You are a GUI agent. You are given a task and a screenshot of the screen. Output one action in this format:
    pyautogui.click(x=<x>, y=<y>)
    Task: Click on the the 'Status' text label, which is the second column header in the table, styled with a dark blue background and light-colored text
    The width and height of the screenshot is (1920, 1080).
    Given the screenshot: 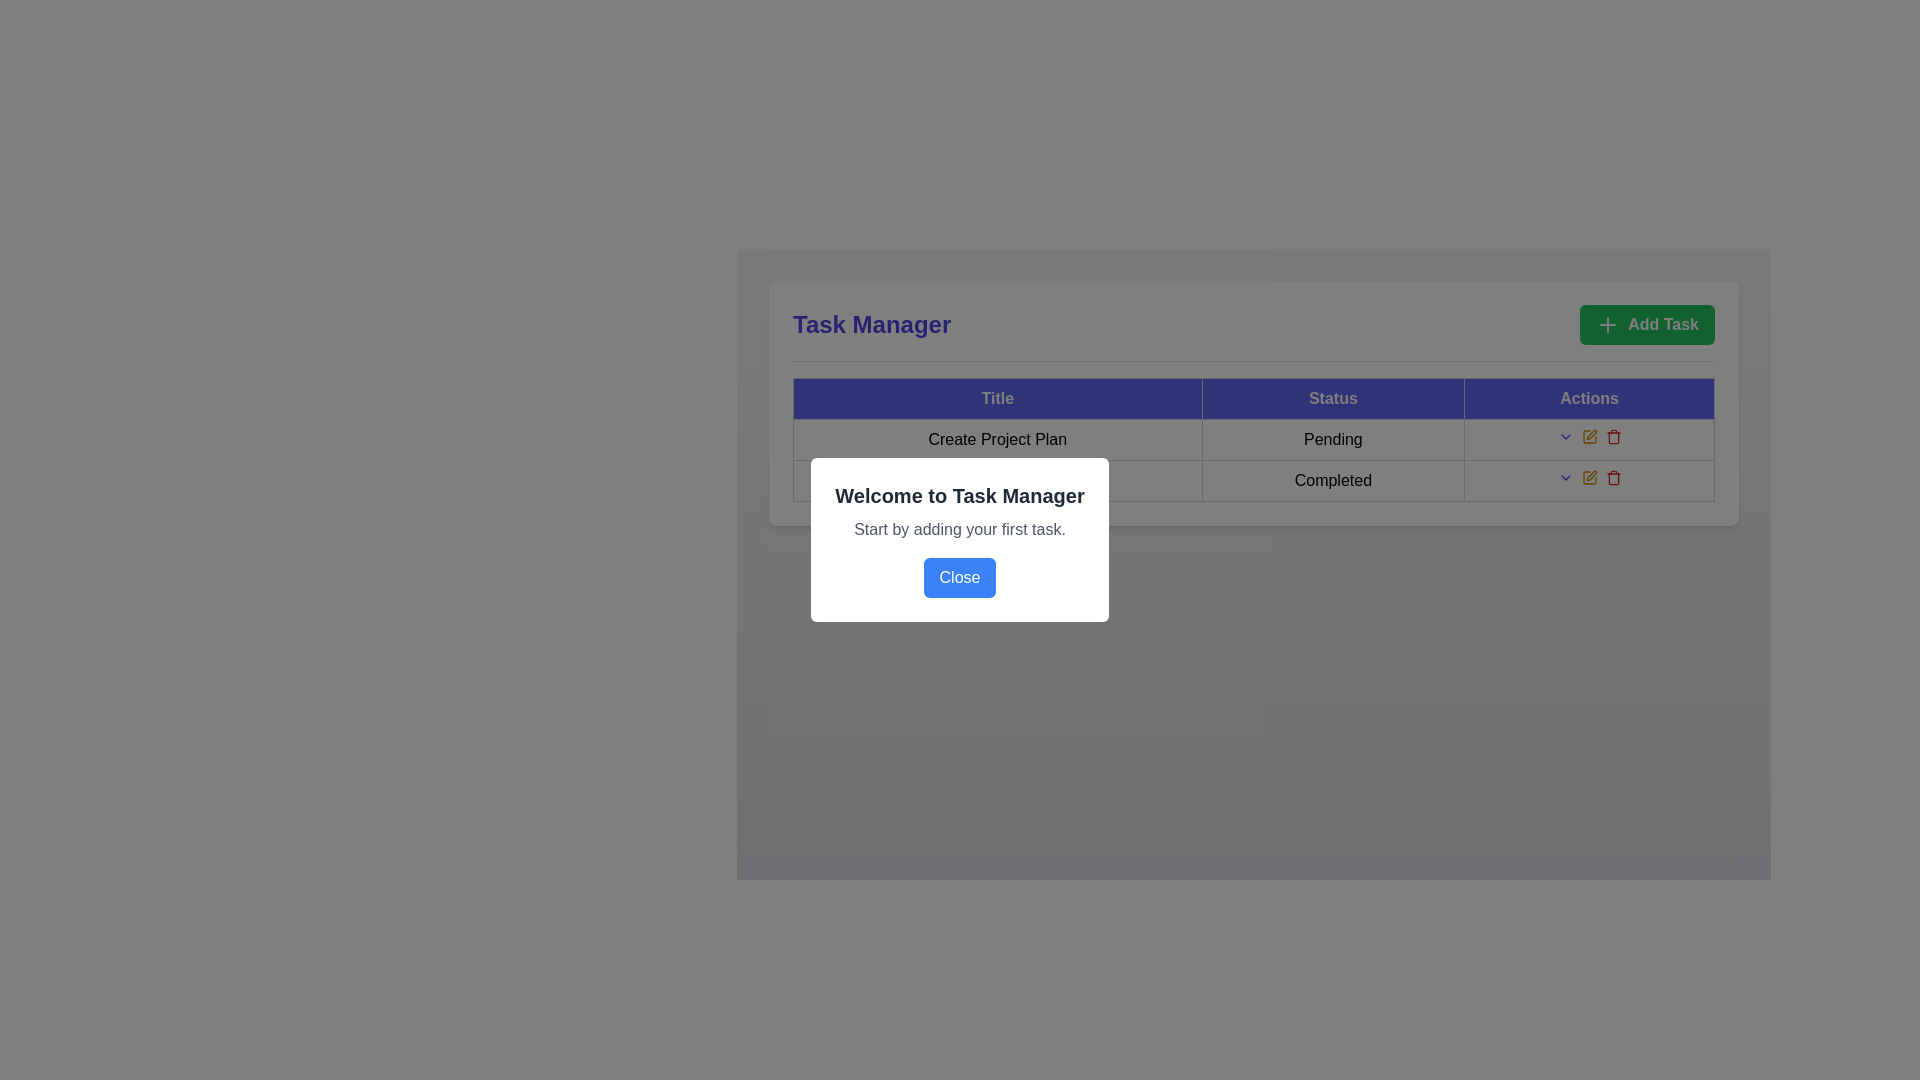 What is the action you would take?
    pyautogui.click(x=1333, y=398)
    